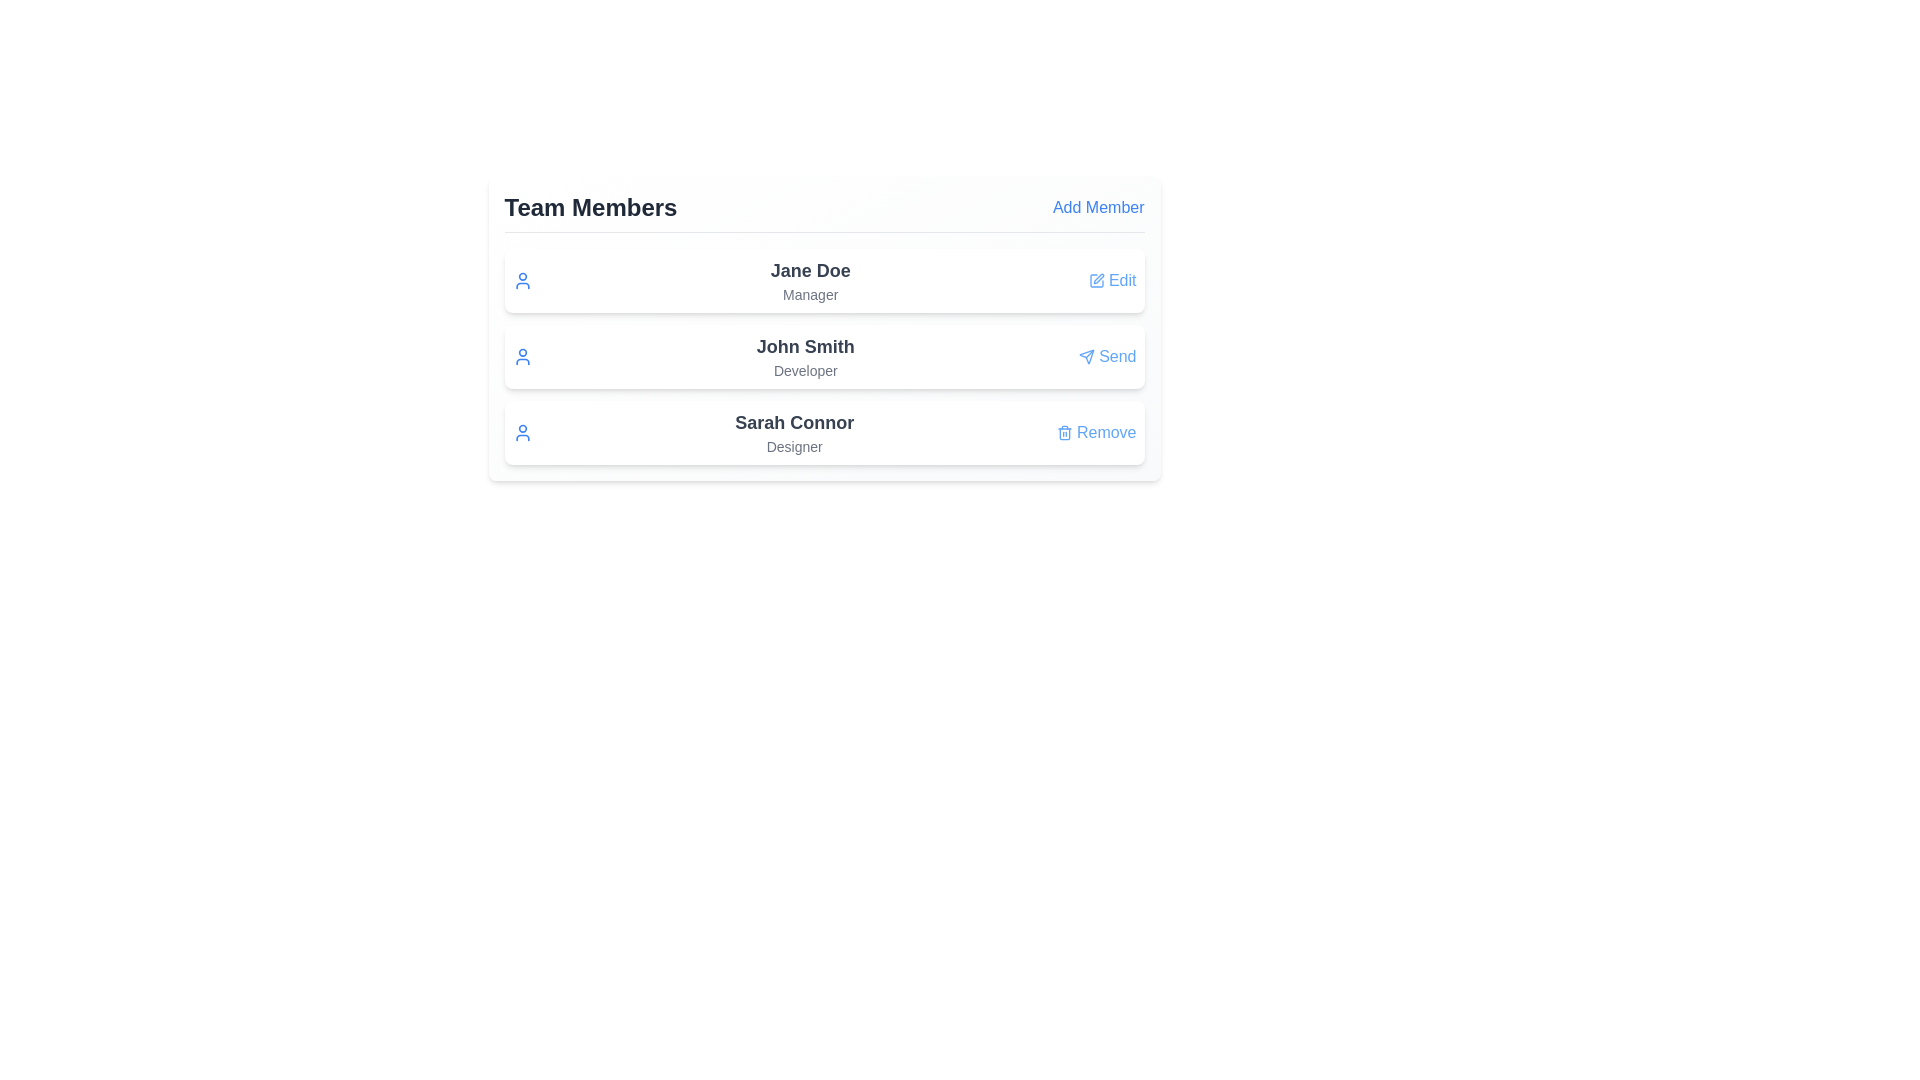  What do you see at coordinates (1097, 208) in the screenshot?
I see `the 'Add Member' button to initiate the process of adding a new team member` at bounding box center [1097, 208].